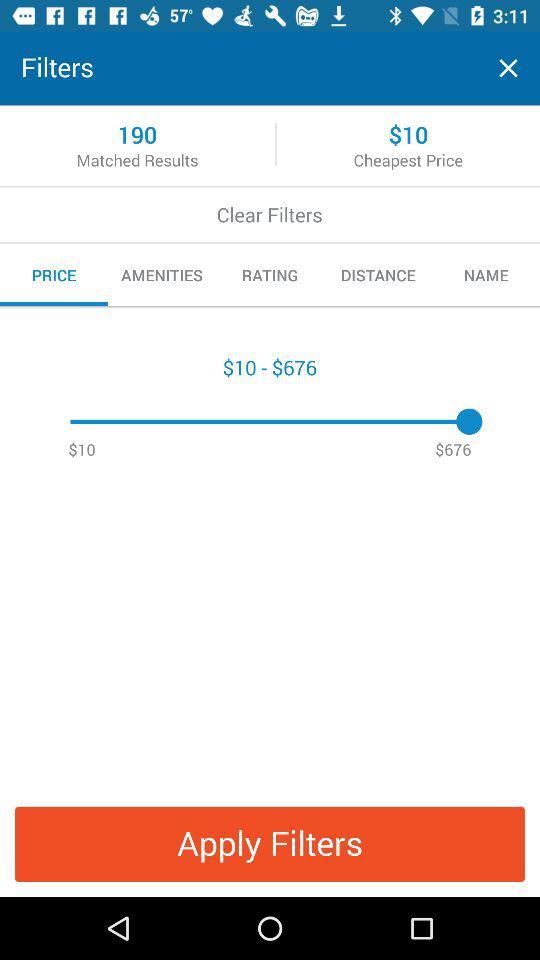  Describe the element at coordinates (270, 274) in the screenshot. I see `the item to the right of amenities icon` at that location.